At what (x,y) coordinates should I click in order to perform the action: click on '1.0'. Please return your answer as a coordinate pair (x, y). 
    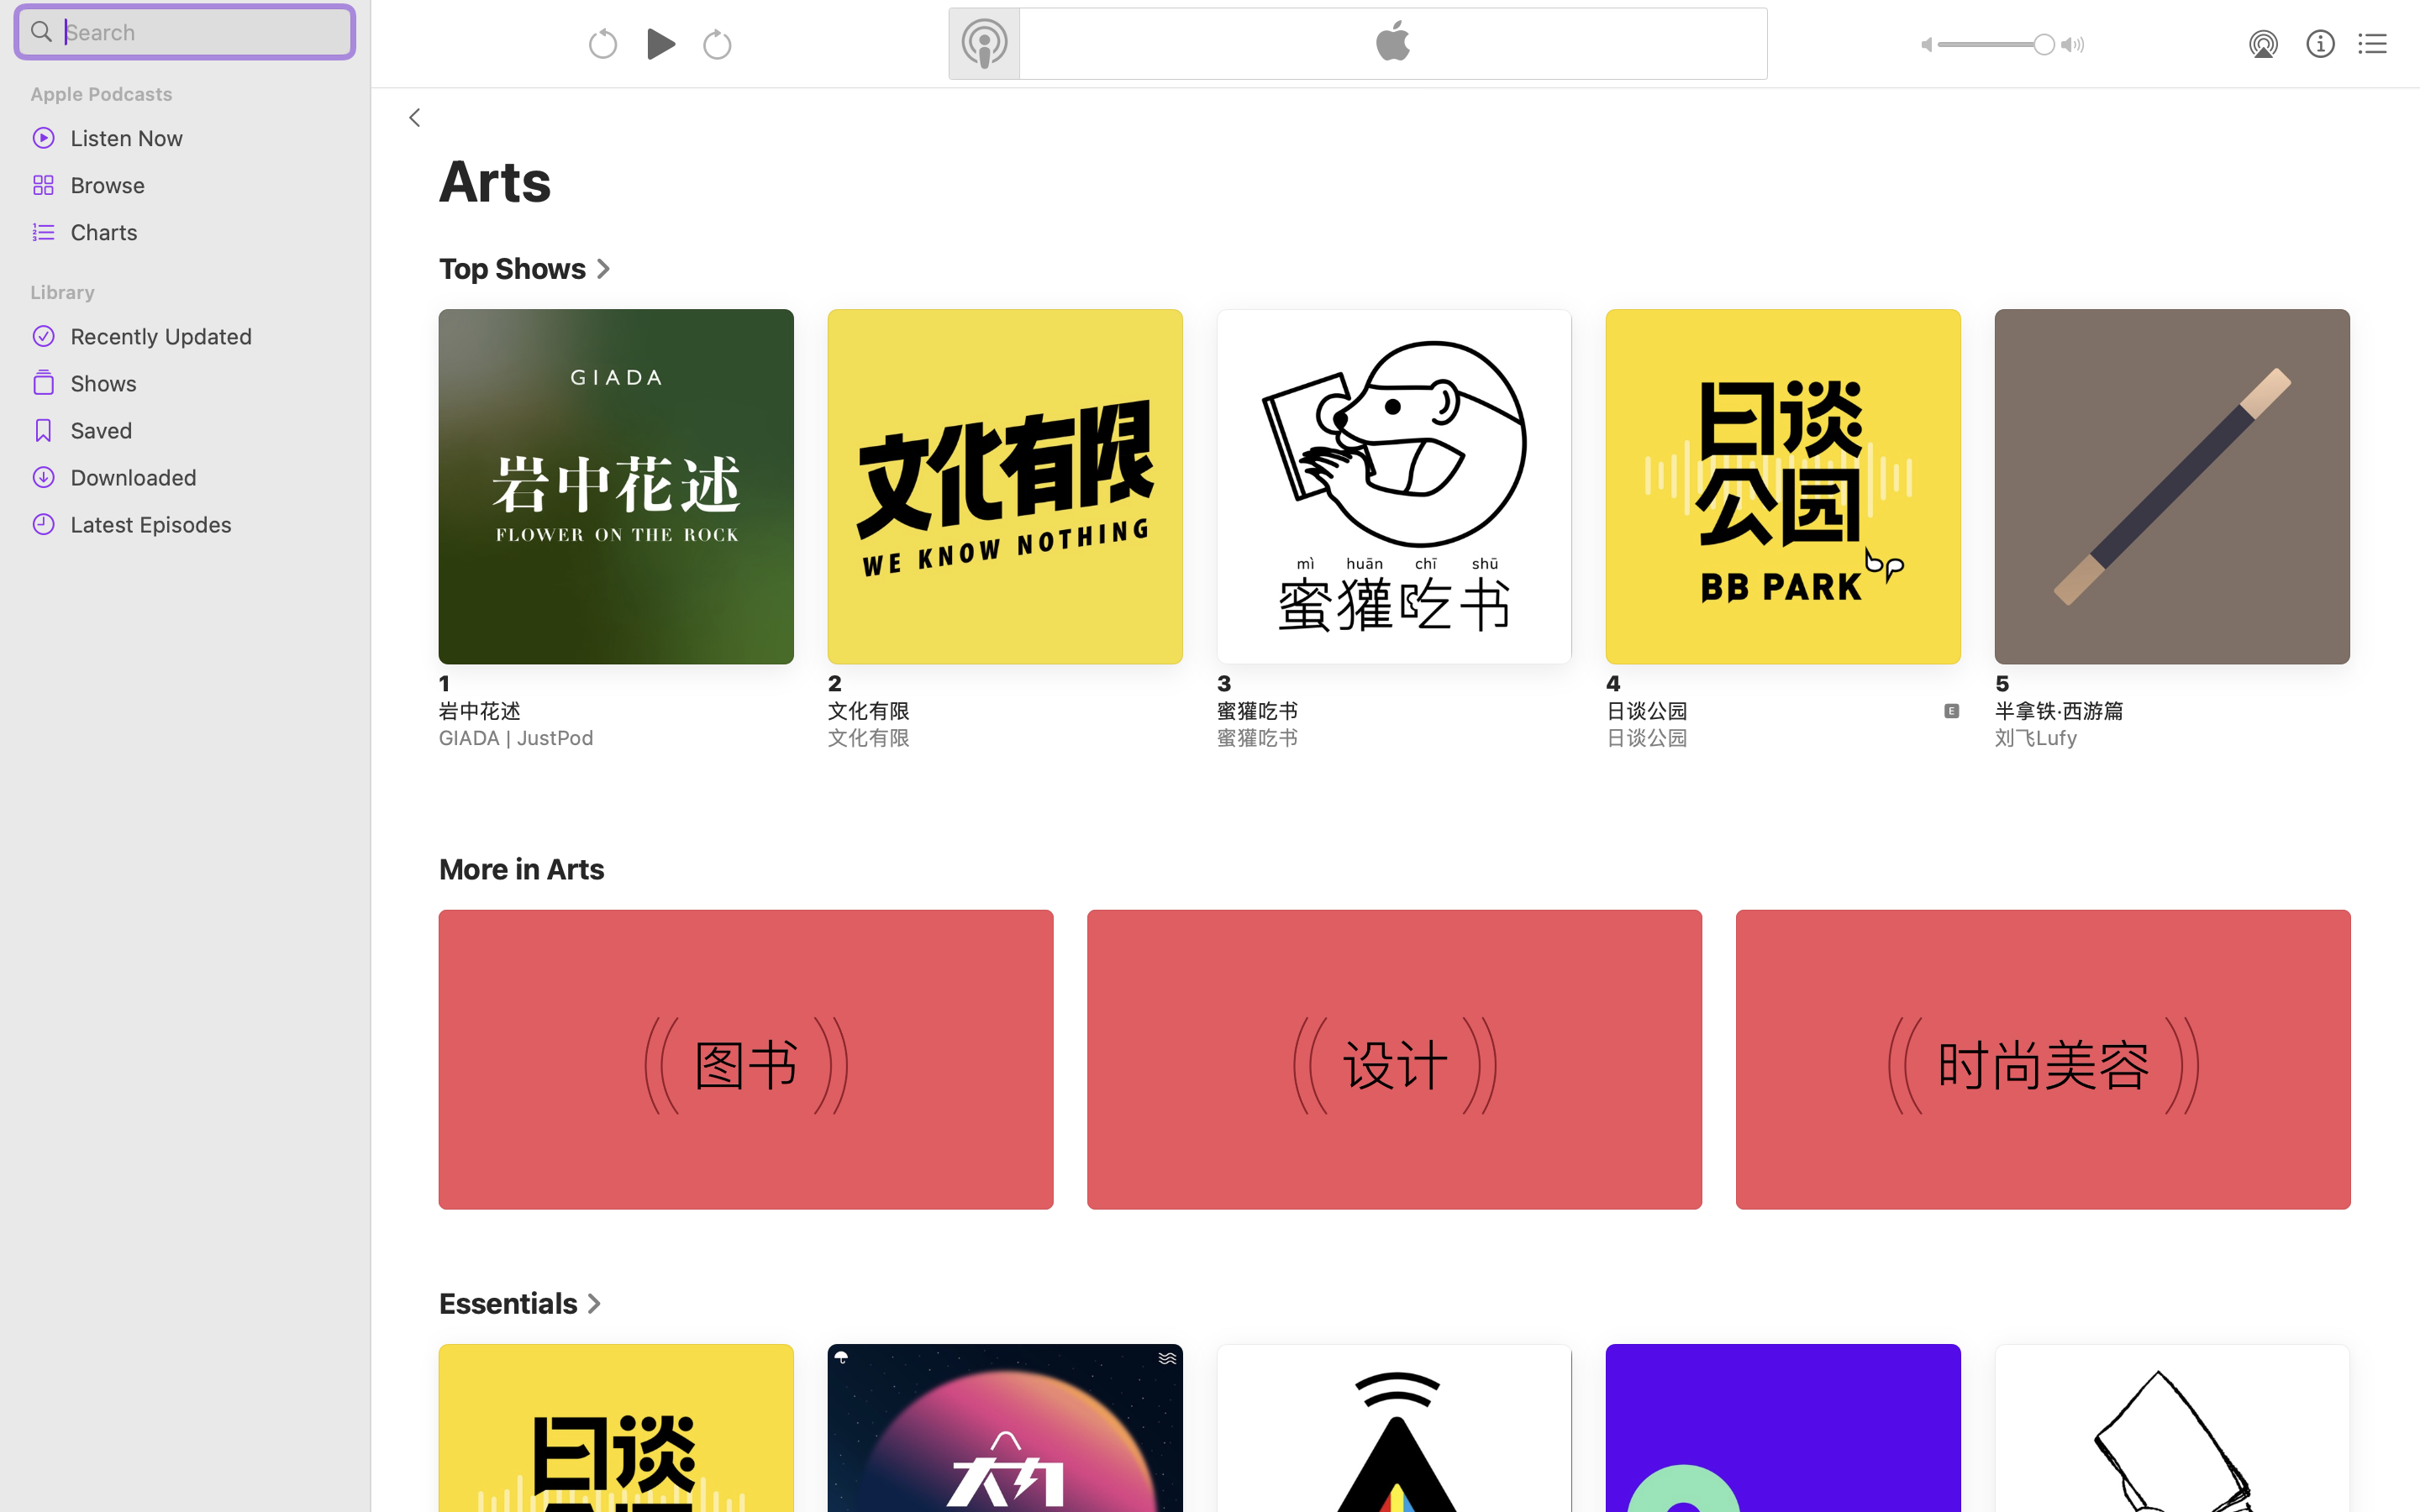
    Looking at the image, I should click on (1996, 44).